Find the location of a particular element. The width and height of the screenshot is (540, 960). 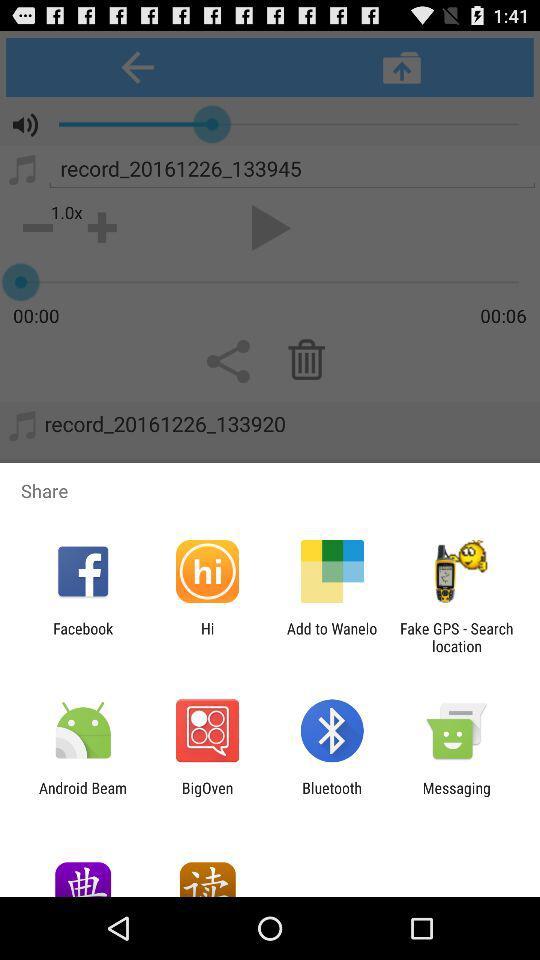

the app to the right of the android beam app is located at coordinates (206, 796).